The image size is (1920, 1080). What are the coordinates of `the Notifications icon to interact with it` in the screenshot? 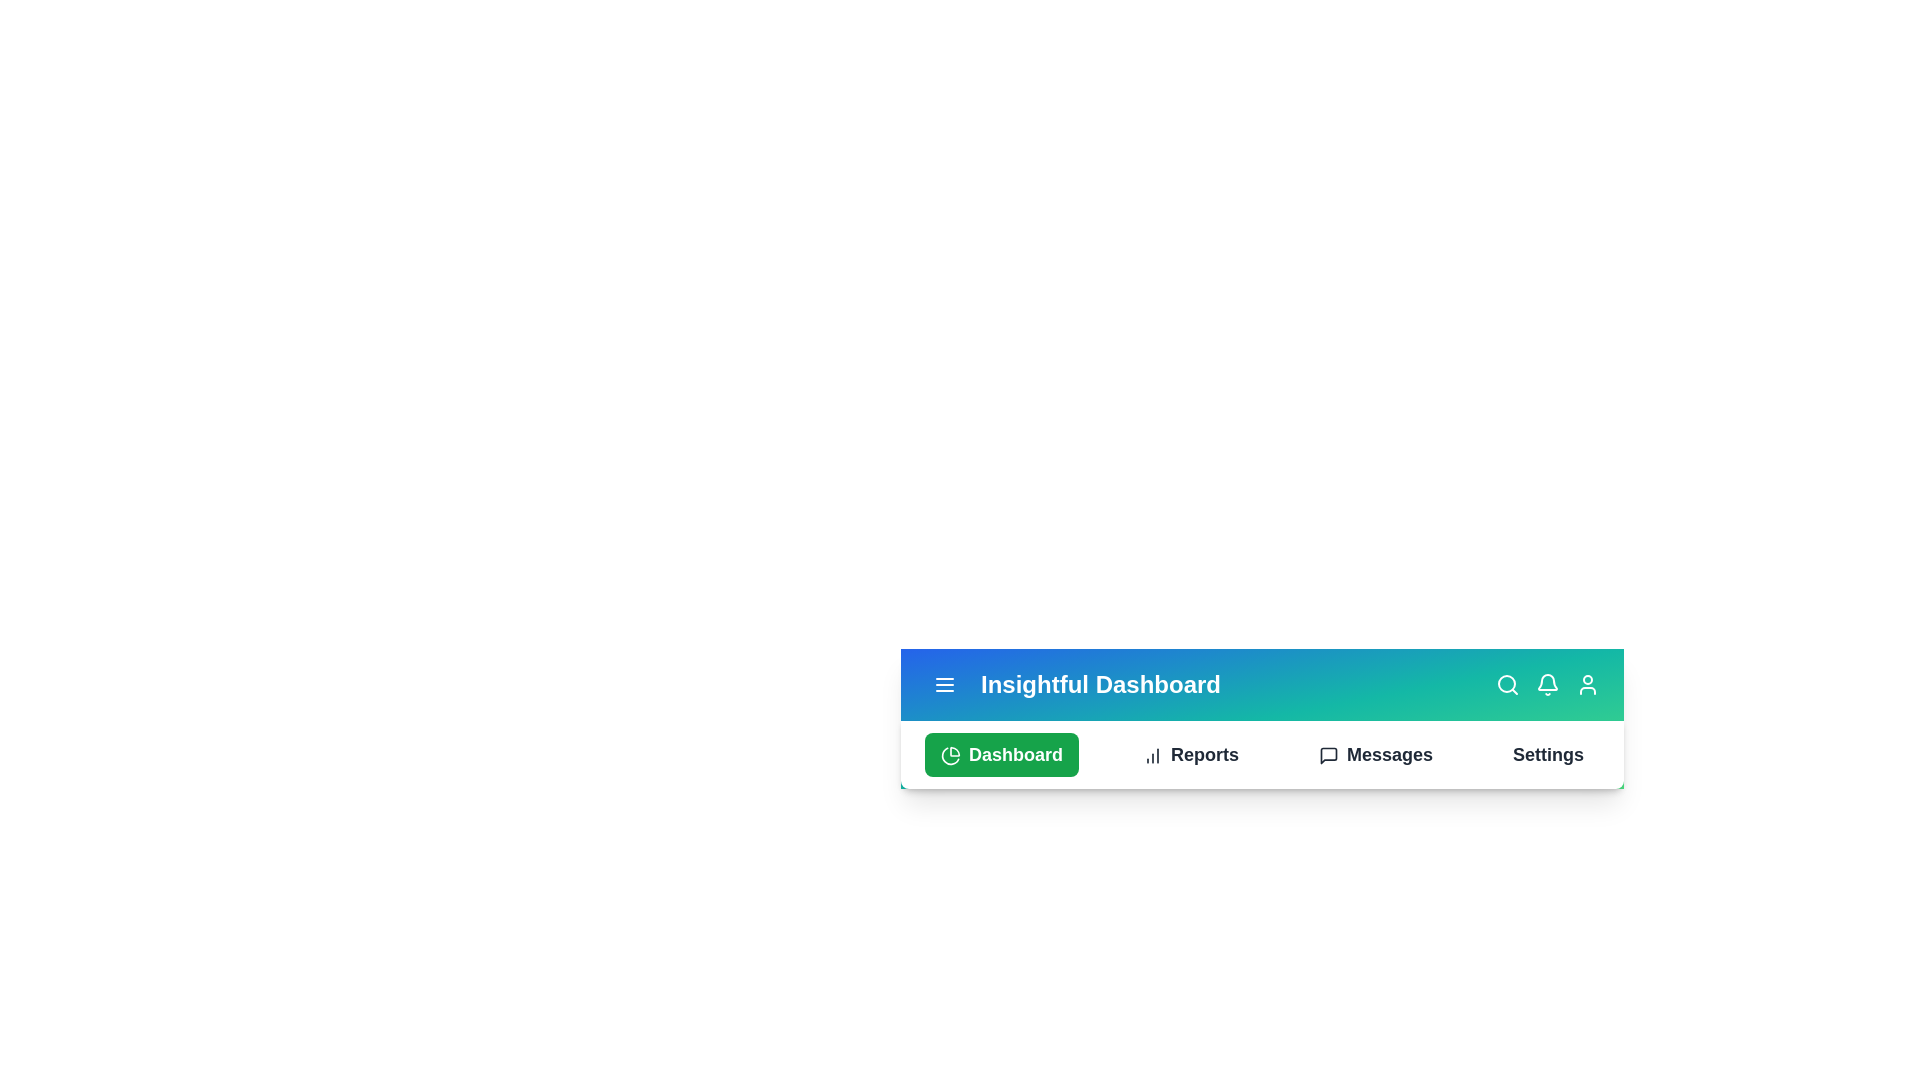 It's located at (1547, 684).